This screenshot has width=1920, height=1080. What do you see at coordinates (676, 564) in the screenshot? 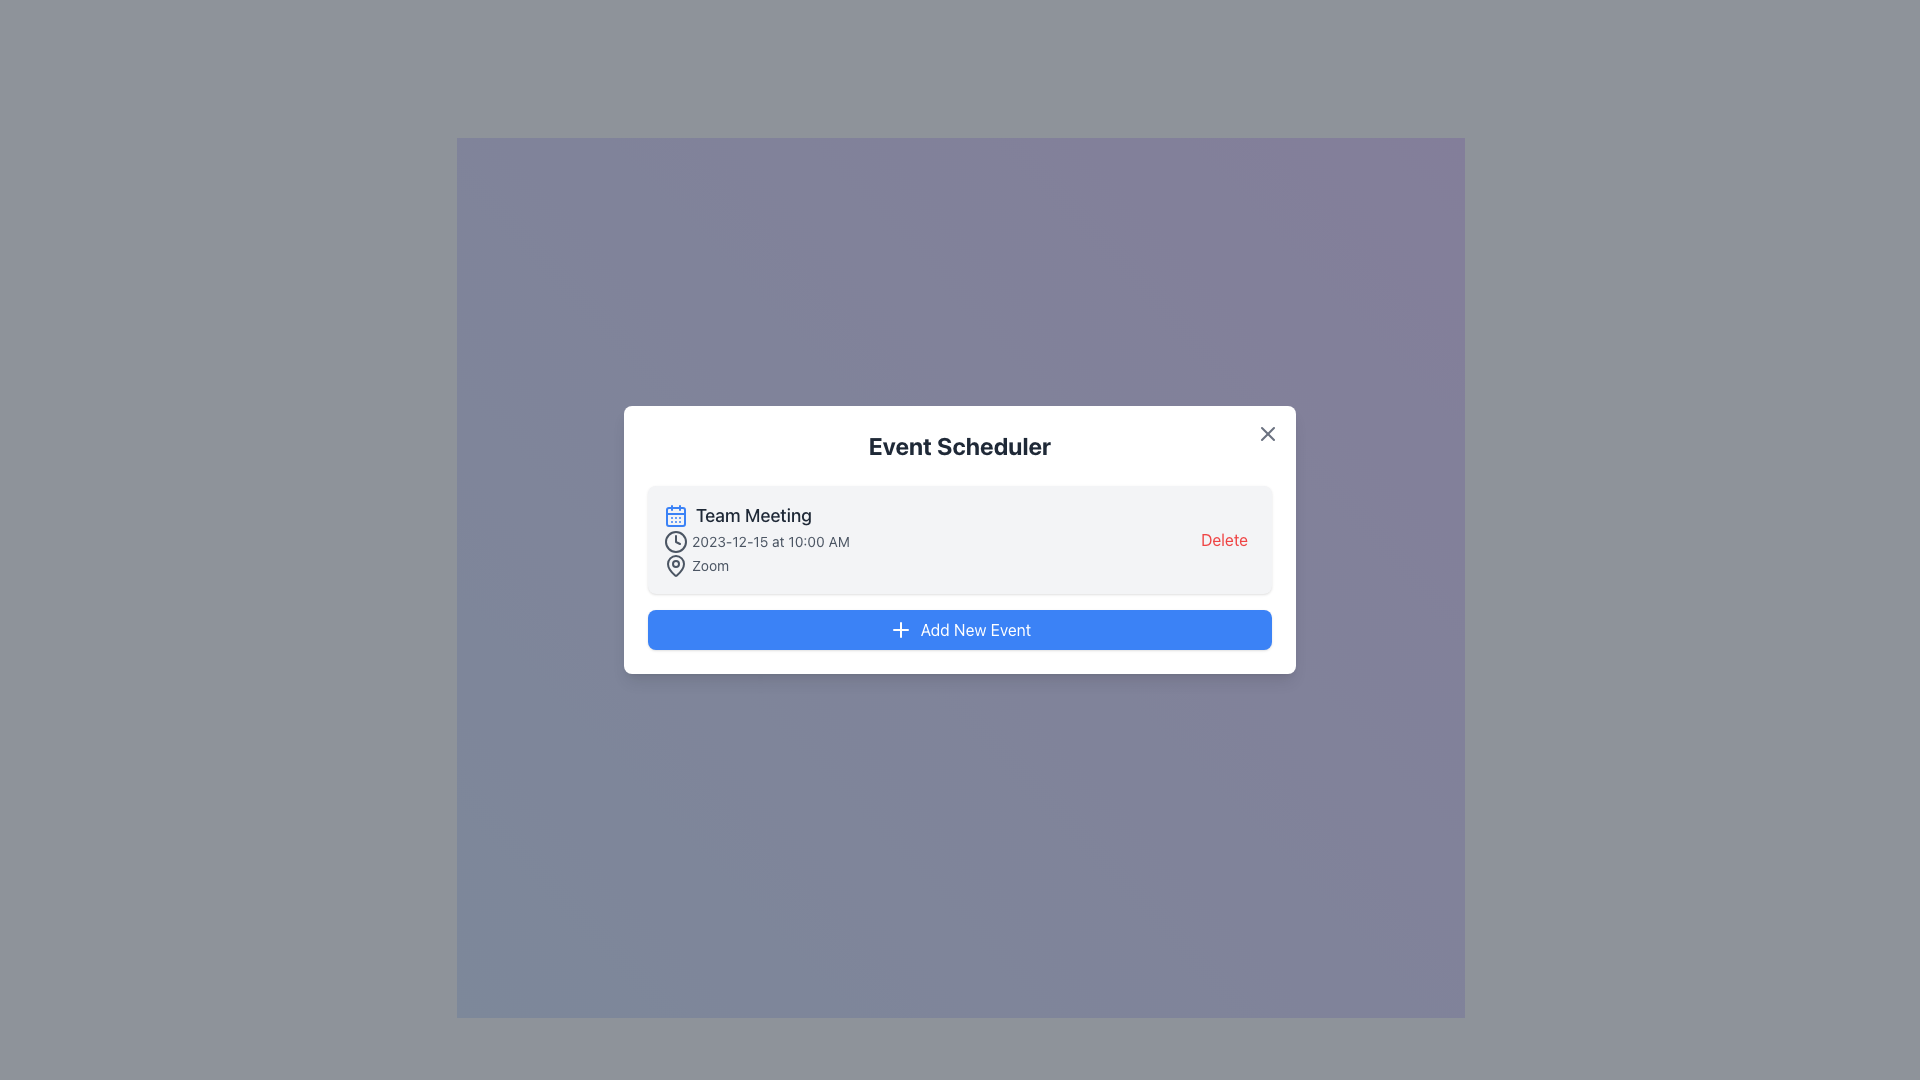
I see `the location icon next to the 'Zoom' label in the 'Event Scheduler' dialog for the 'Team Meeting' event` at bounding box center [676, 564].